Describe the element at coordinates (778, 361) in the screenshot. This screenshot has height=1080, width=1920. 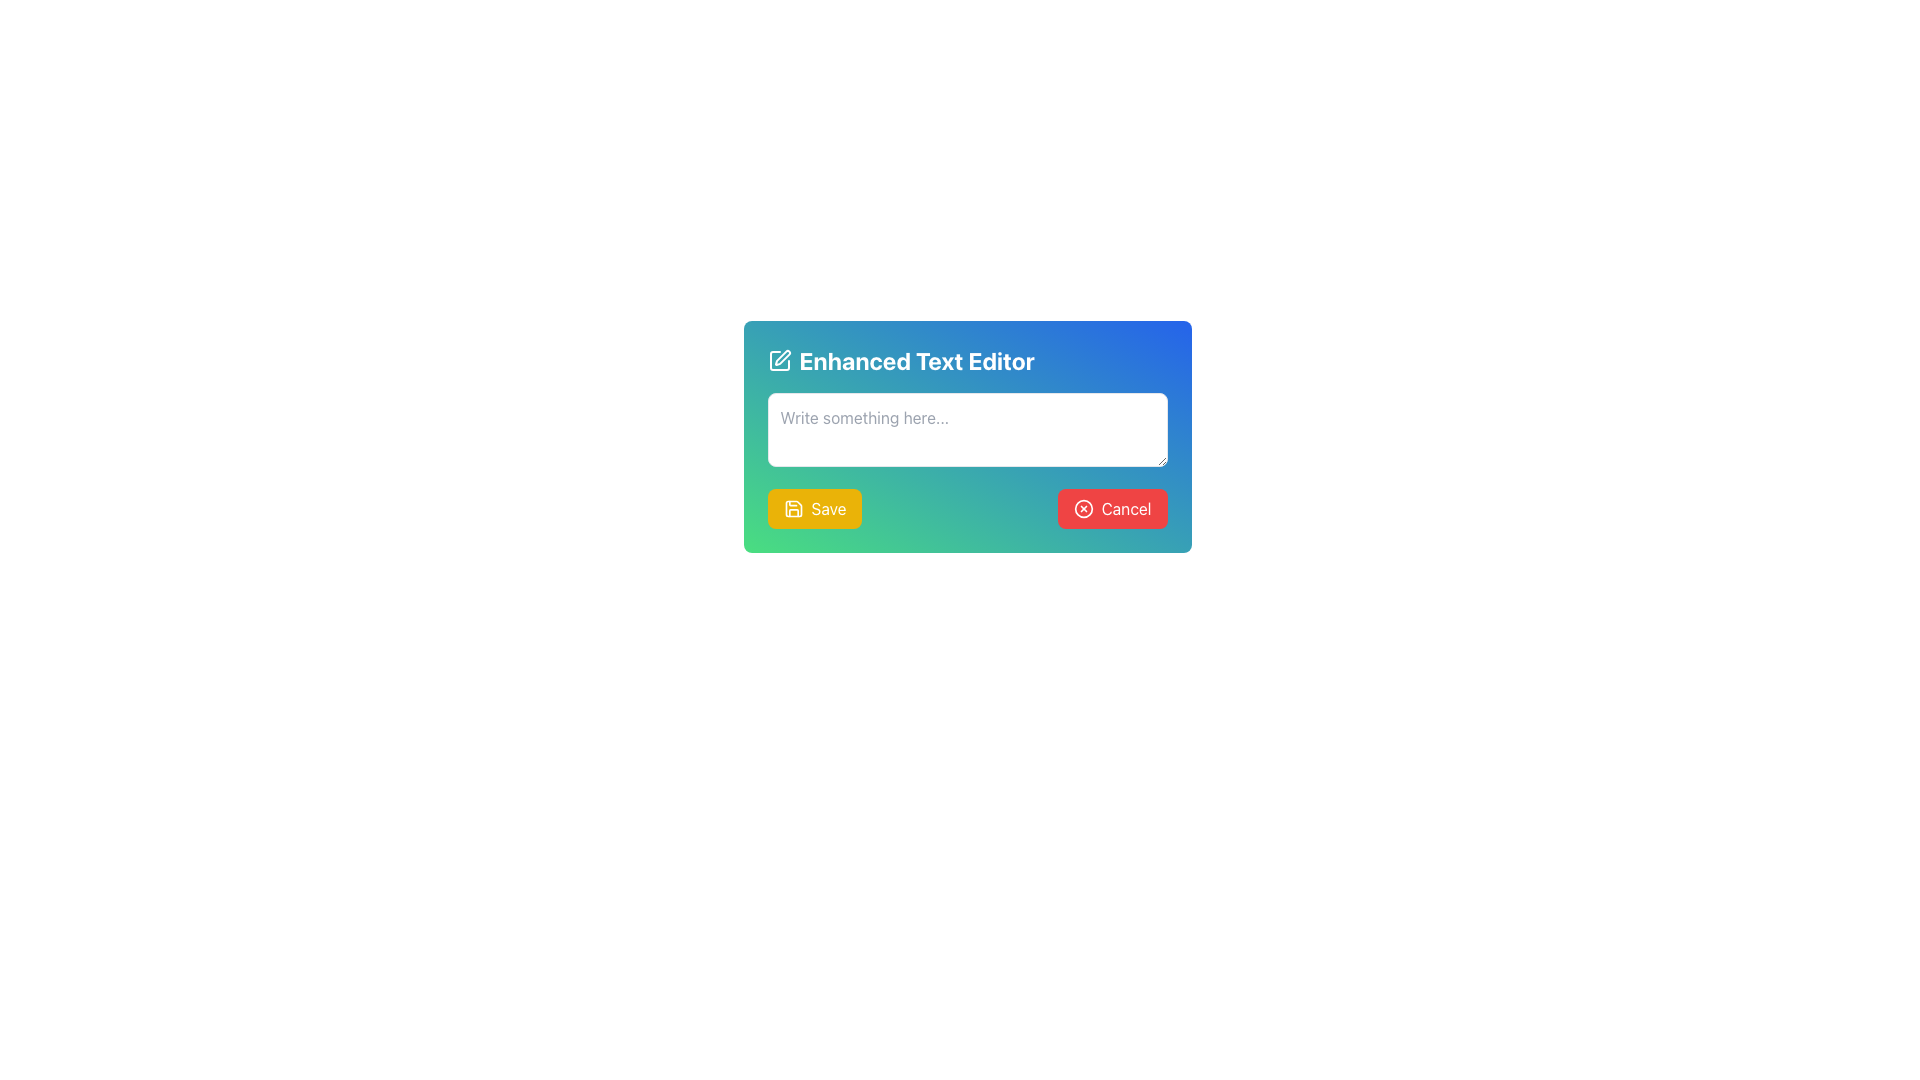
I see `the editing function icon located to the far left of the title header, which indicates the 'Enhanced Text Editor'` at that location.